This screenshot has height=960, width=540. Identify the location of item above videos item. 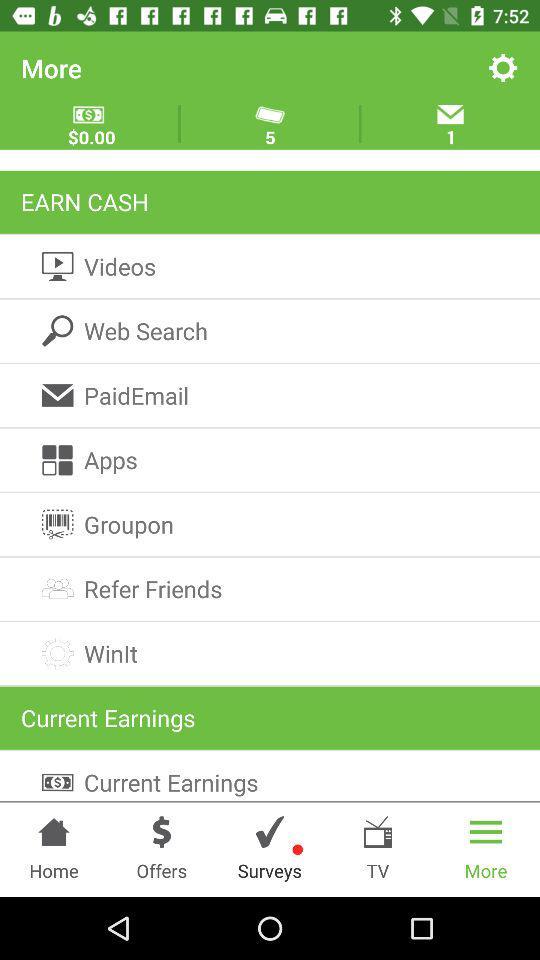
(270, 202).